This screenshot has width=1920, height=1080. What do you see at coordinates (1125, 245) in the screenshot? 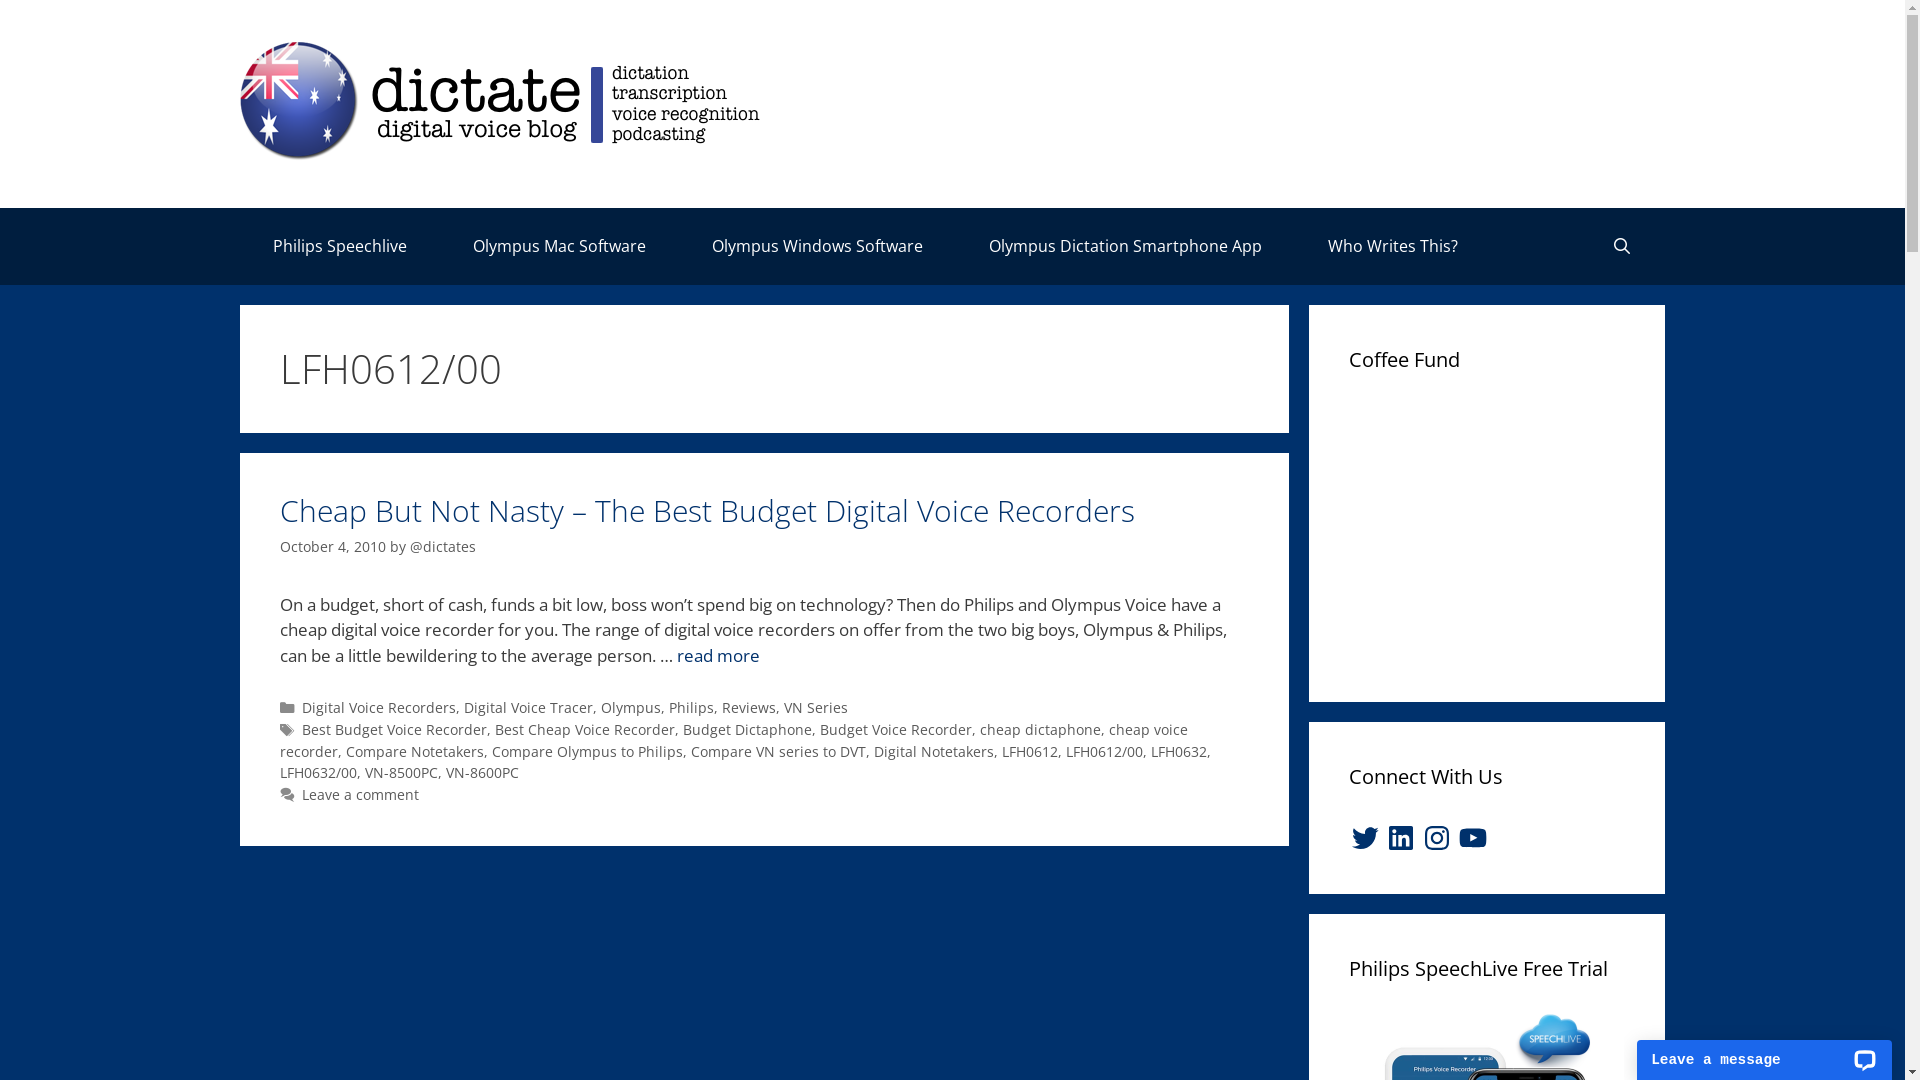
I see `'Olympus Dictation Smartphone App'` at bounding box center [1125, 245].